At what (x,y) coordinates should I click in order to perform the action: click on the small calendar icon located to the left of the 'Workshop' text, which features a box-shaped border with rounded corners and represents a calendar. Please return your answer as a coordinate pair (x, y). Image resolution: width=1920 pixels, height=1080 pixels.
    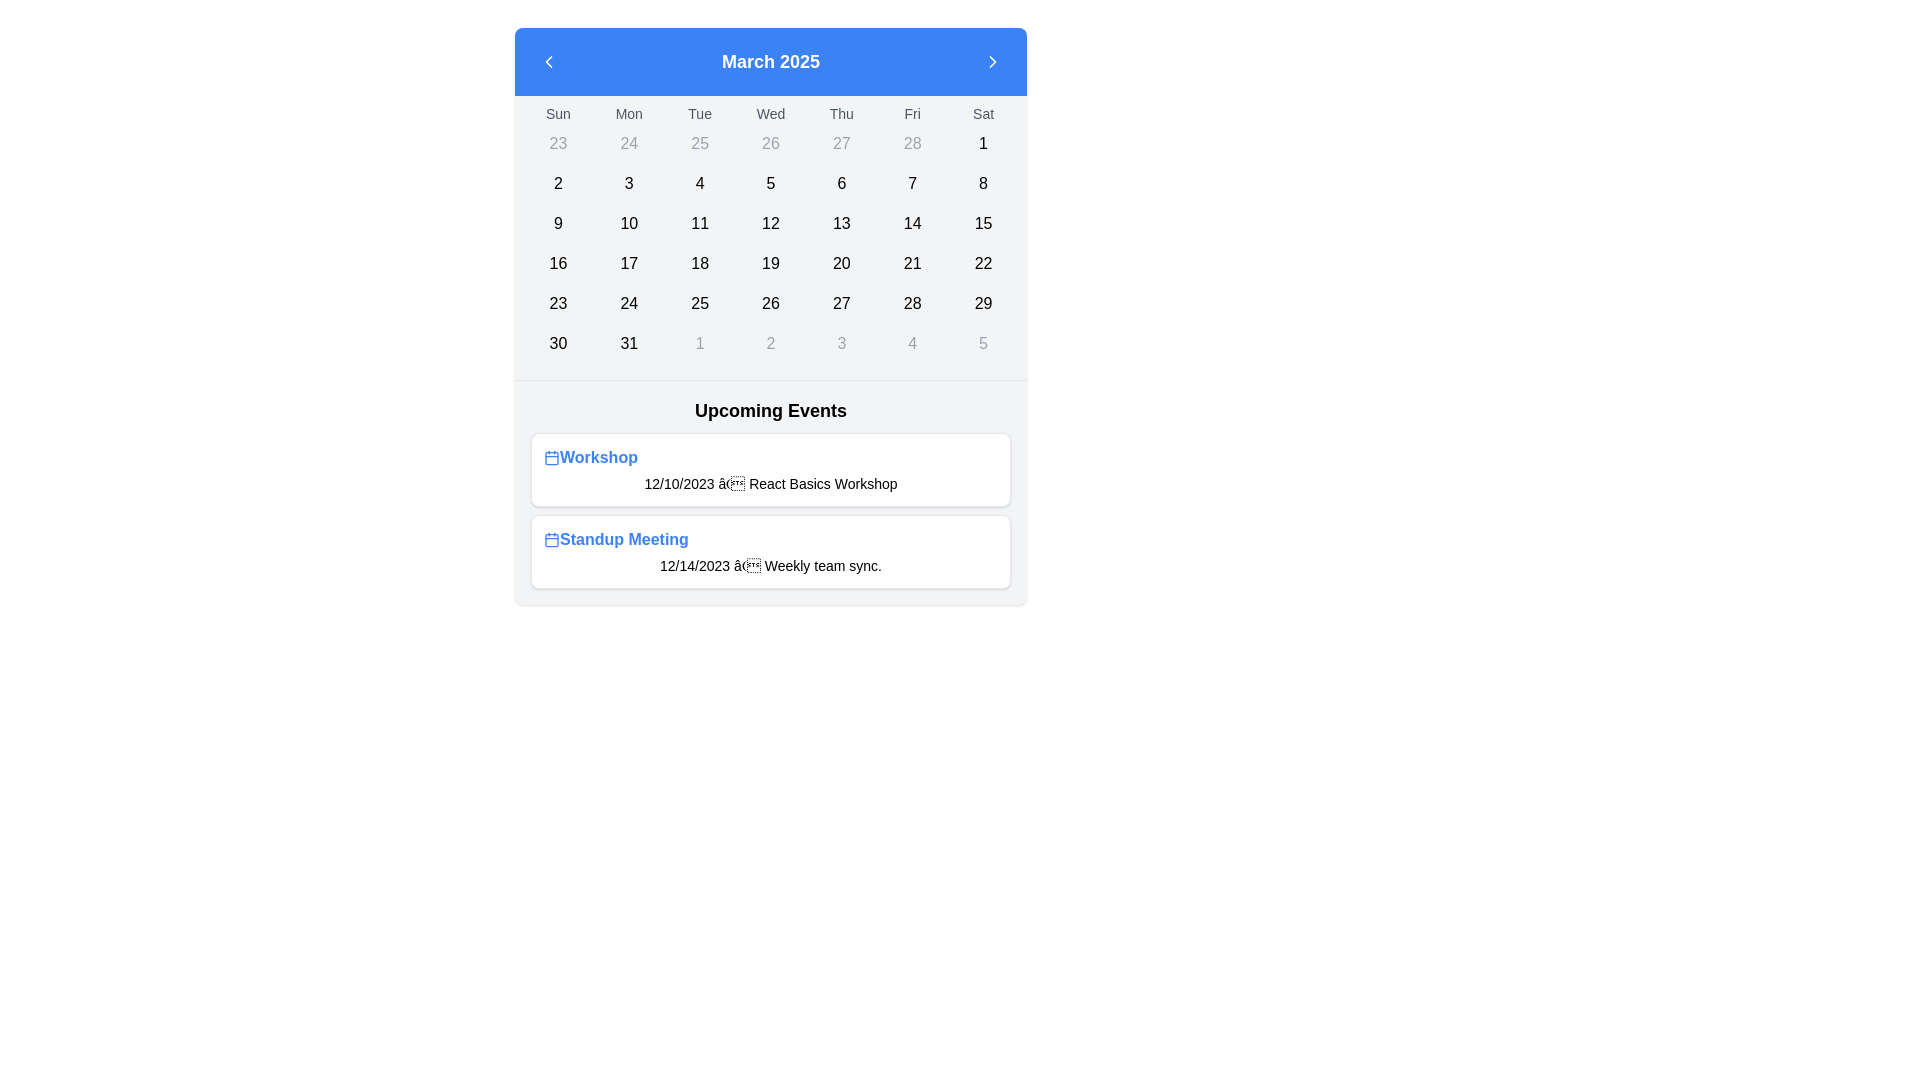
    Looking at the image, I should click on (552, 458).